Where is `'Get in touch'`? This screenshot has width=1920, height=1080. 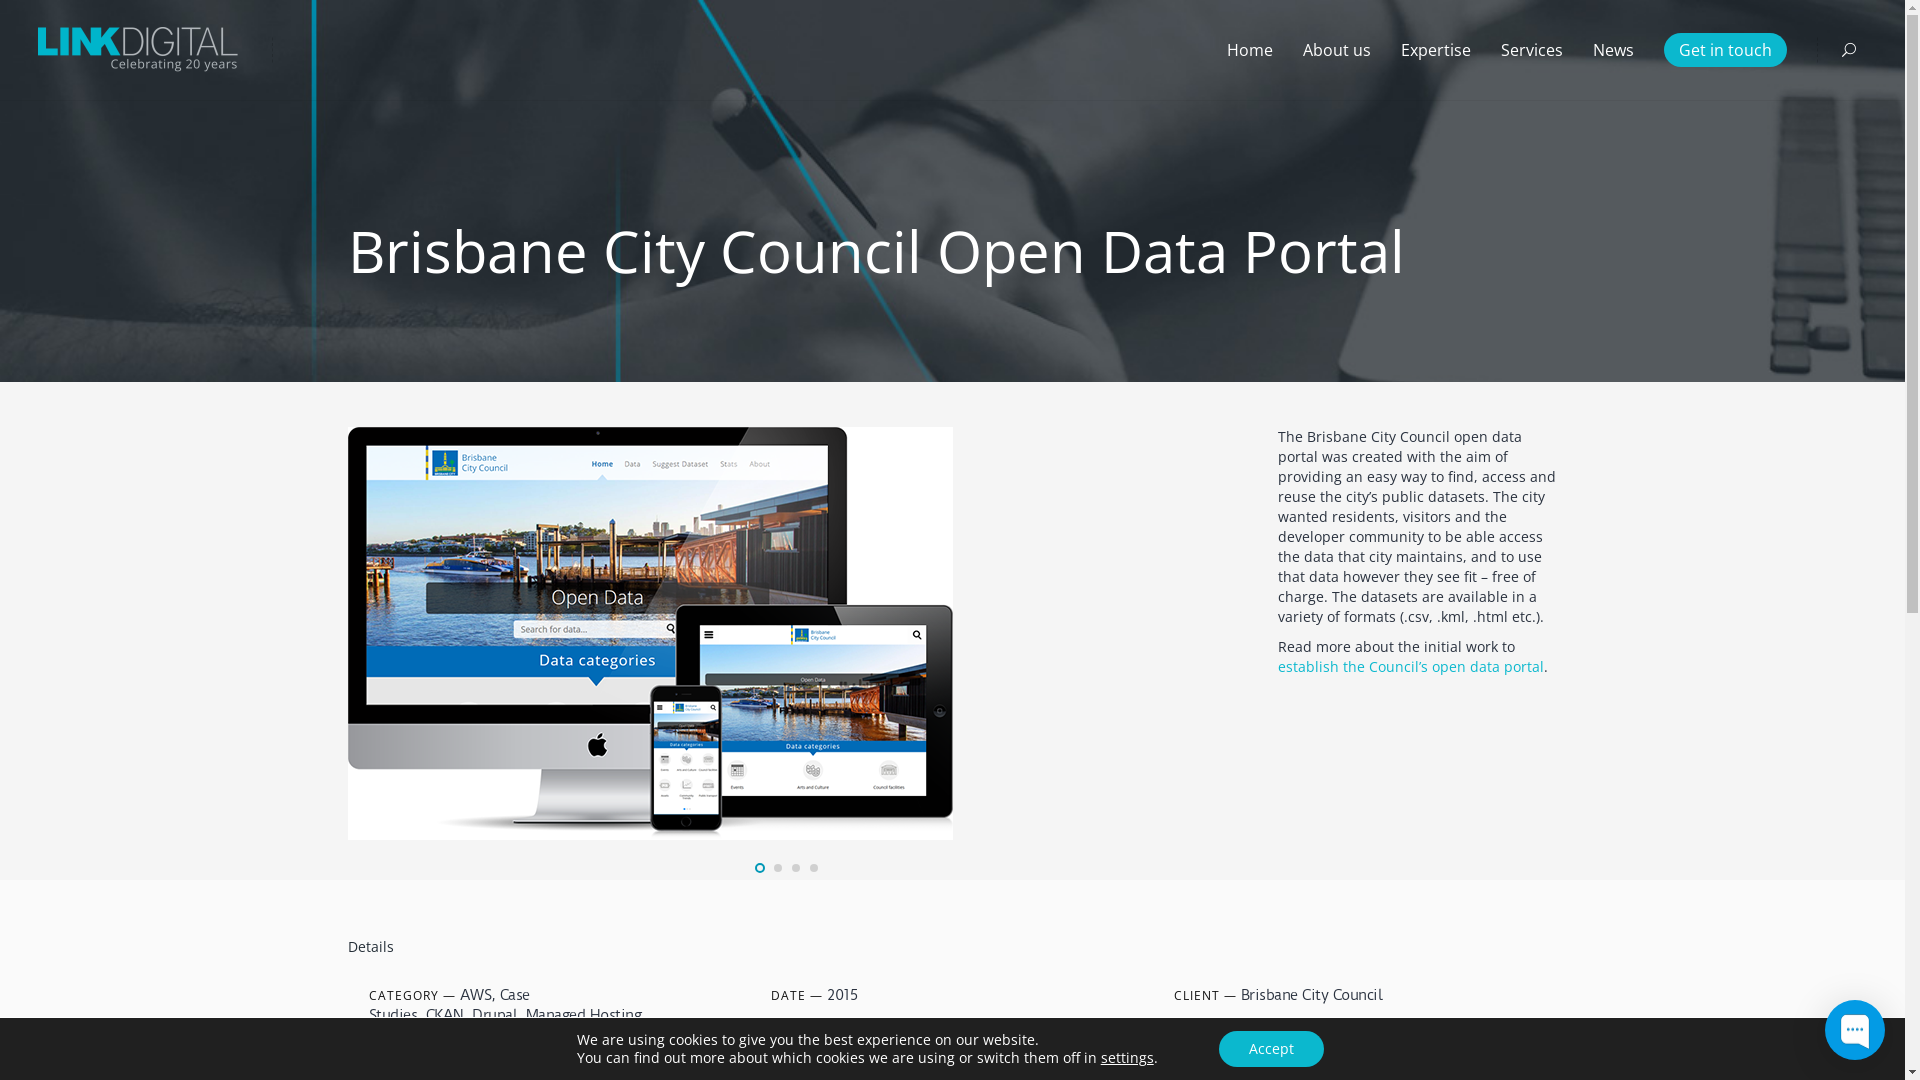
'Get in touch' is located at coordinates (1724, 49).